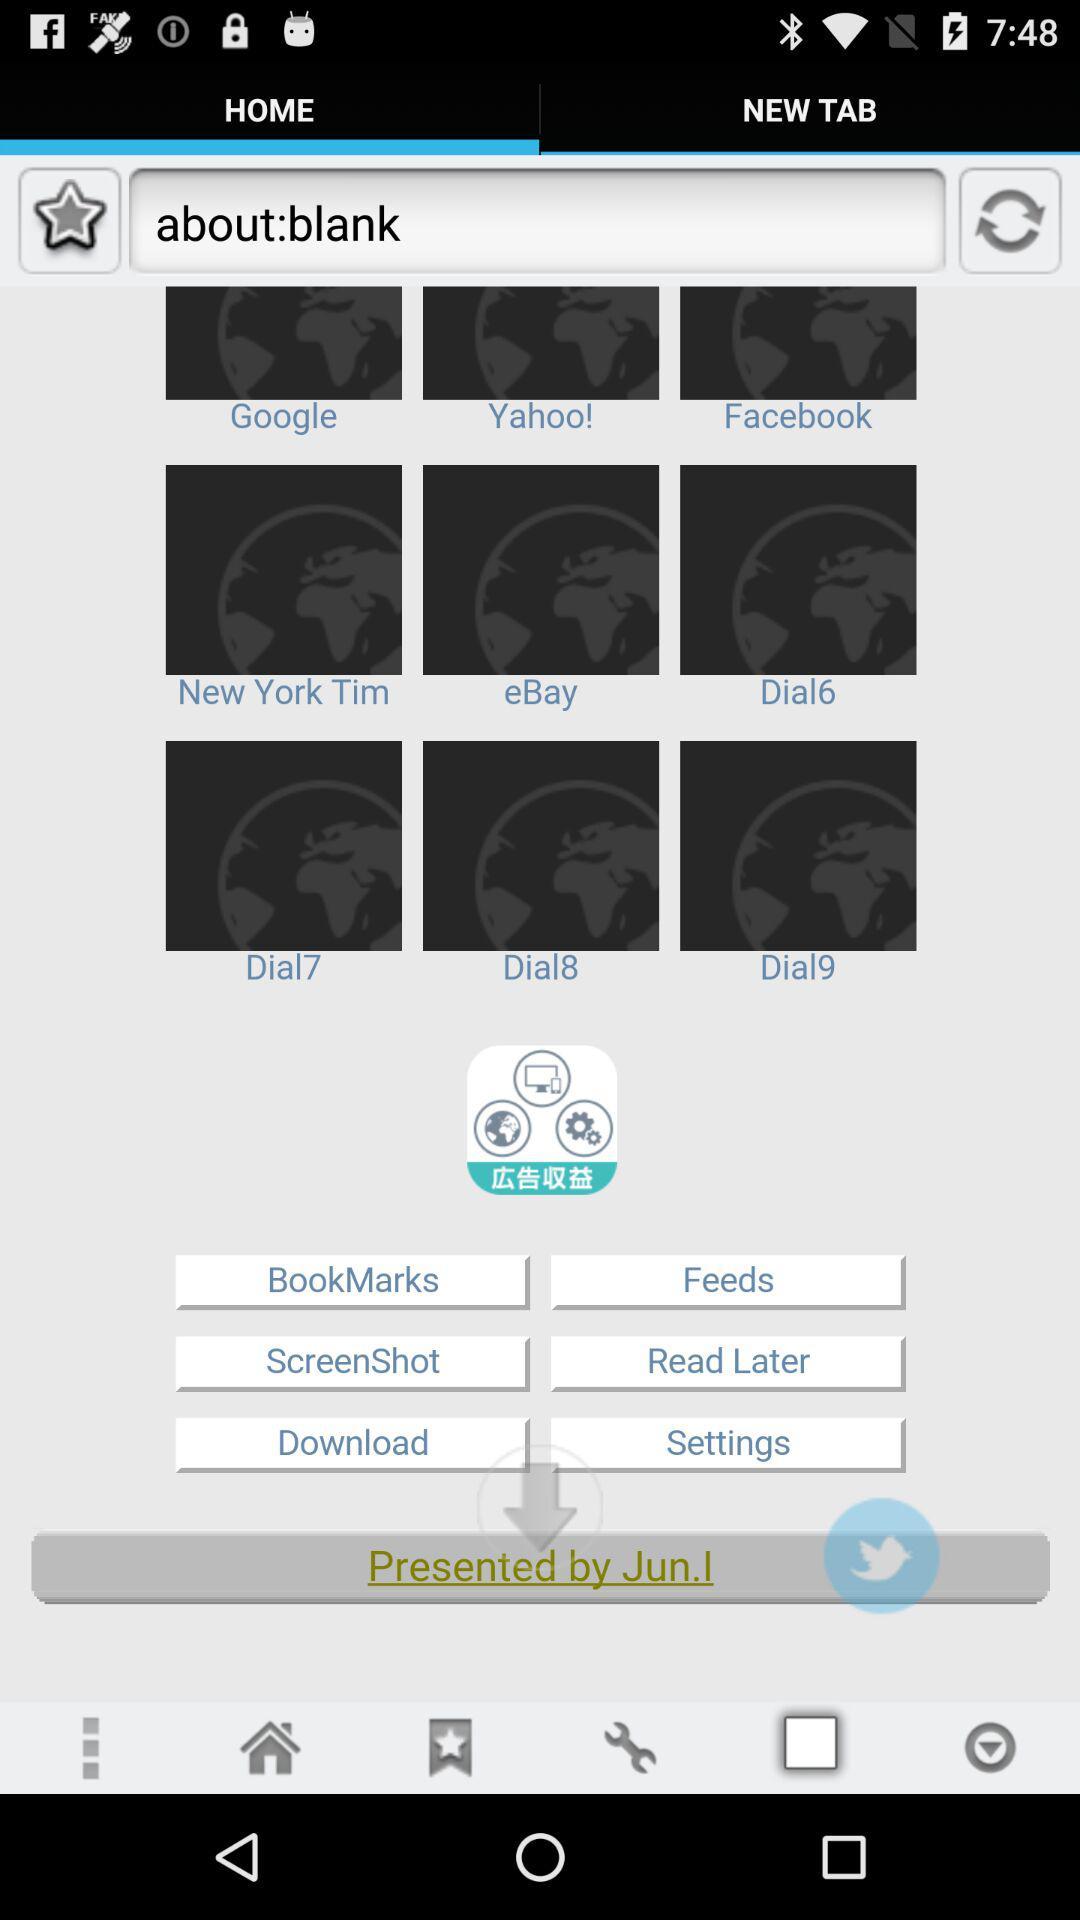 The height and width of the screenshot is (1920, 1080). Describe the element at coordinates (880, 1554) in the screenshot. I see `twitter symbol` at that location.